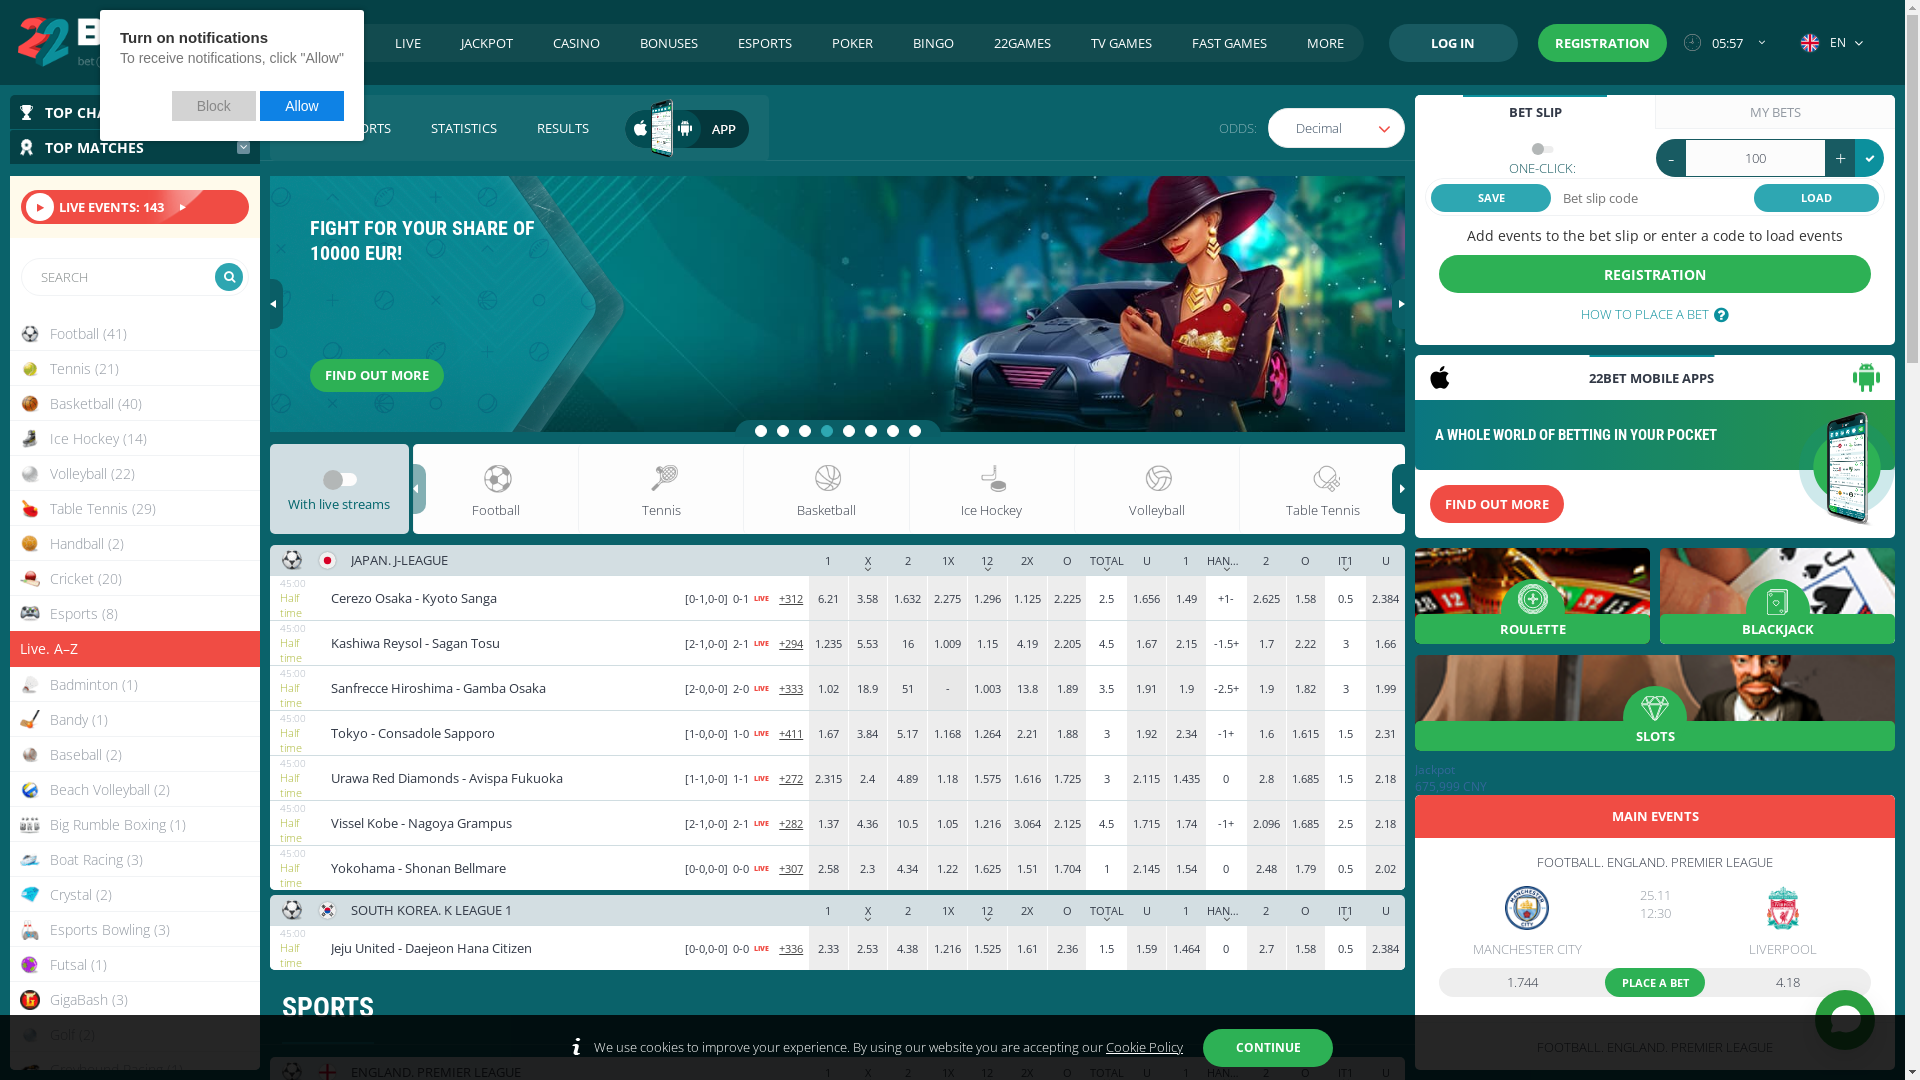  What do you see at coordinates (133, 929) in the screenshot?
I see `'Esports Bowling` at bounding box center [133, 929].